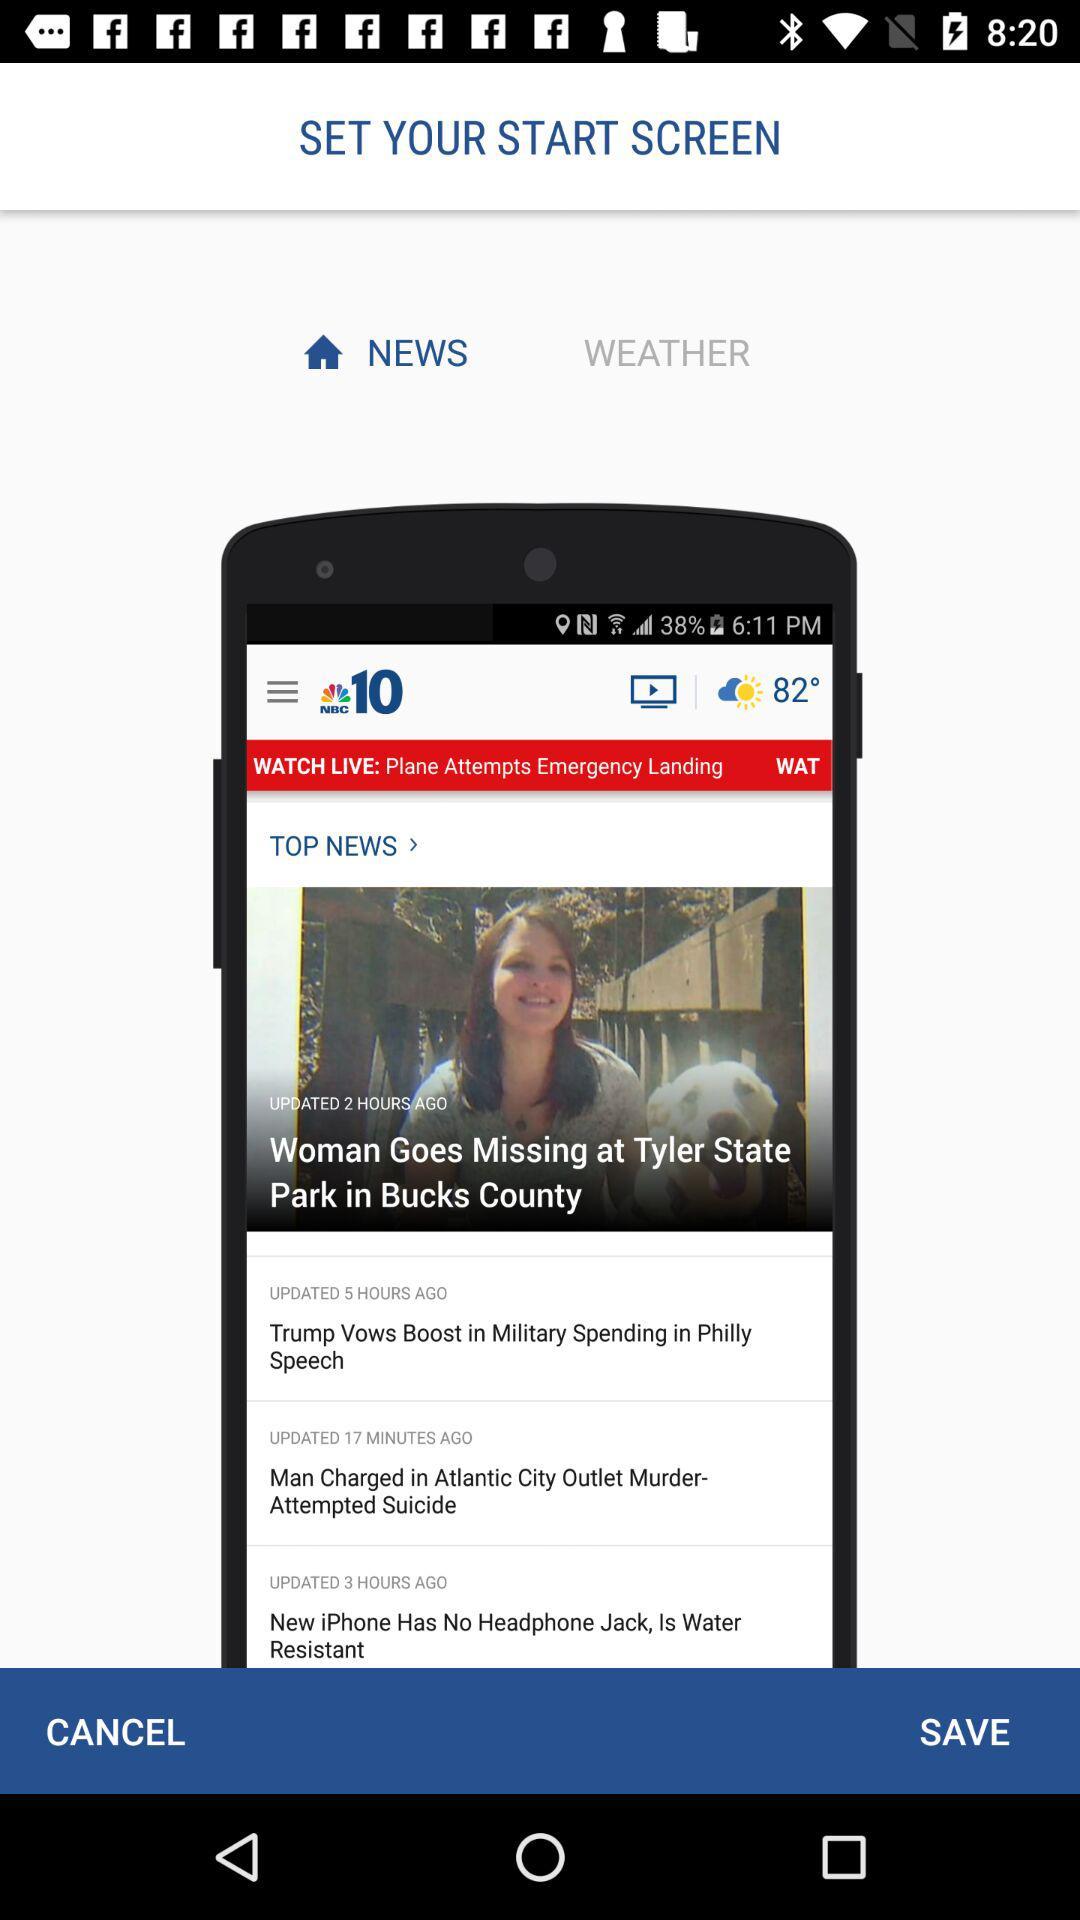 This screenshot has height=1920, width=1080. Describe the element at coordinates (115, 1730) in the screenshot. I see `the cancel item` at that location.